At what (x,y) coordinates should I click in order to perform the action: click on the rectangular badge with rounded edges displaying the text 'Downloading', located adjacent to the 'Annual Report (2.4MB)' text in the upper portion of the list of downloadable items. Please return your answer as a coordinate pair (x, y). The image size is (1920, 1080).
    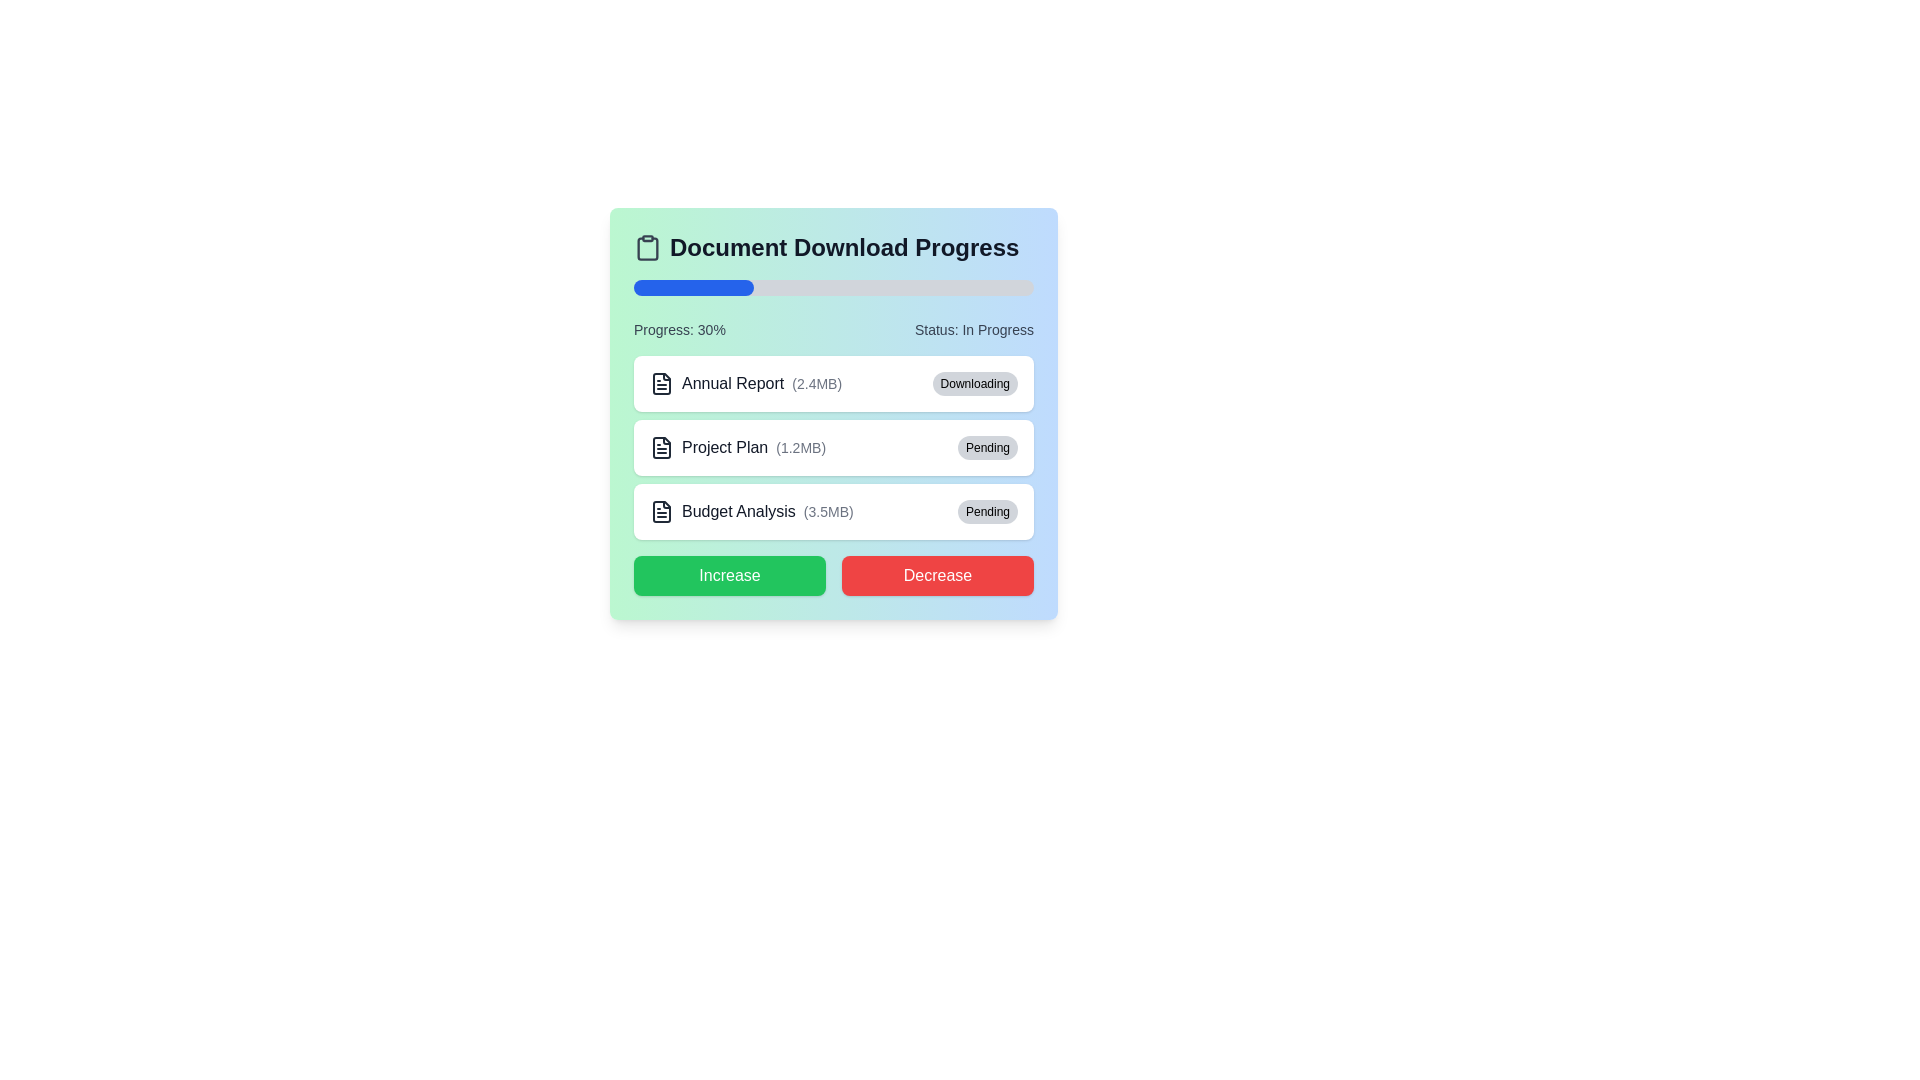
    Looking at the image, I should click on (975, 384).